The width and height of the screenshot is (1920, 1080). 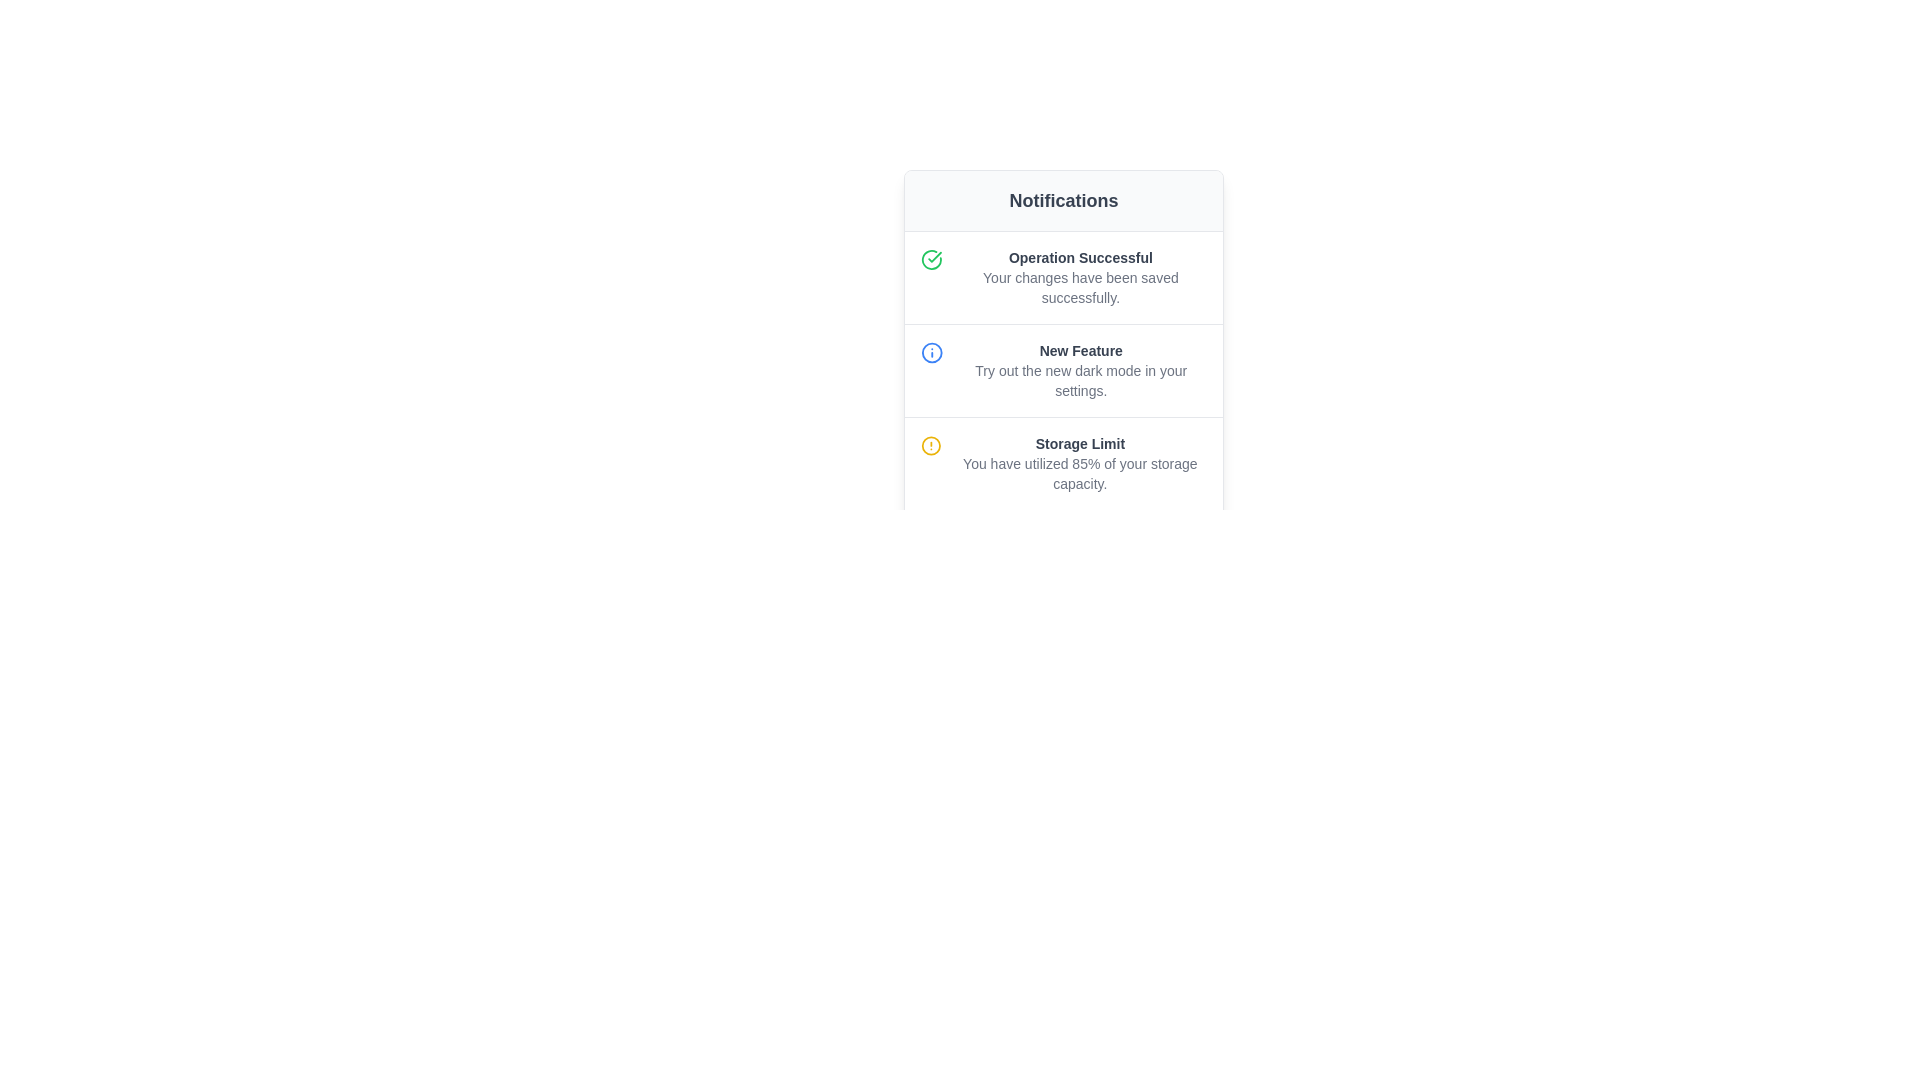 What do you see at coordinates (1079, 463) in the screenshot?
I see `the informational text block titled 'Storage Limit', which displays 'You have utilized 85% of your storage capacity.' This element is located at the bottom of the notification list, under the notification titled 'New Feature.'` at bounding box center [1079, 463].